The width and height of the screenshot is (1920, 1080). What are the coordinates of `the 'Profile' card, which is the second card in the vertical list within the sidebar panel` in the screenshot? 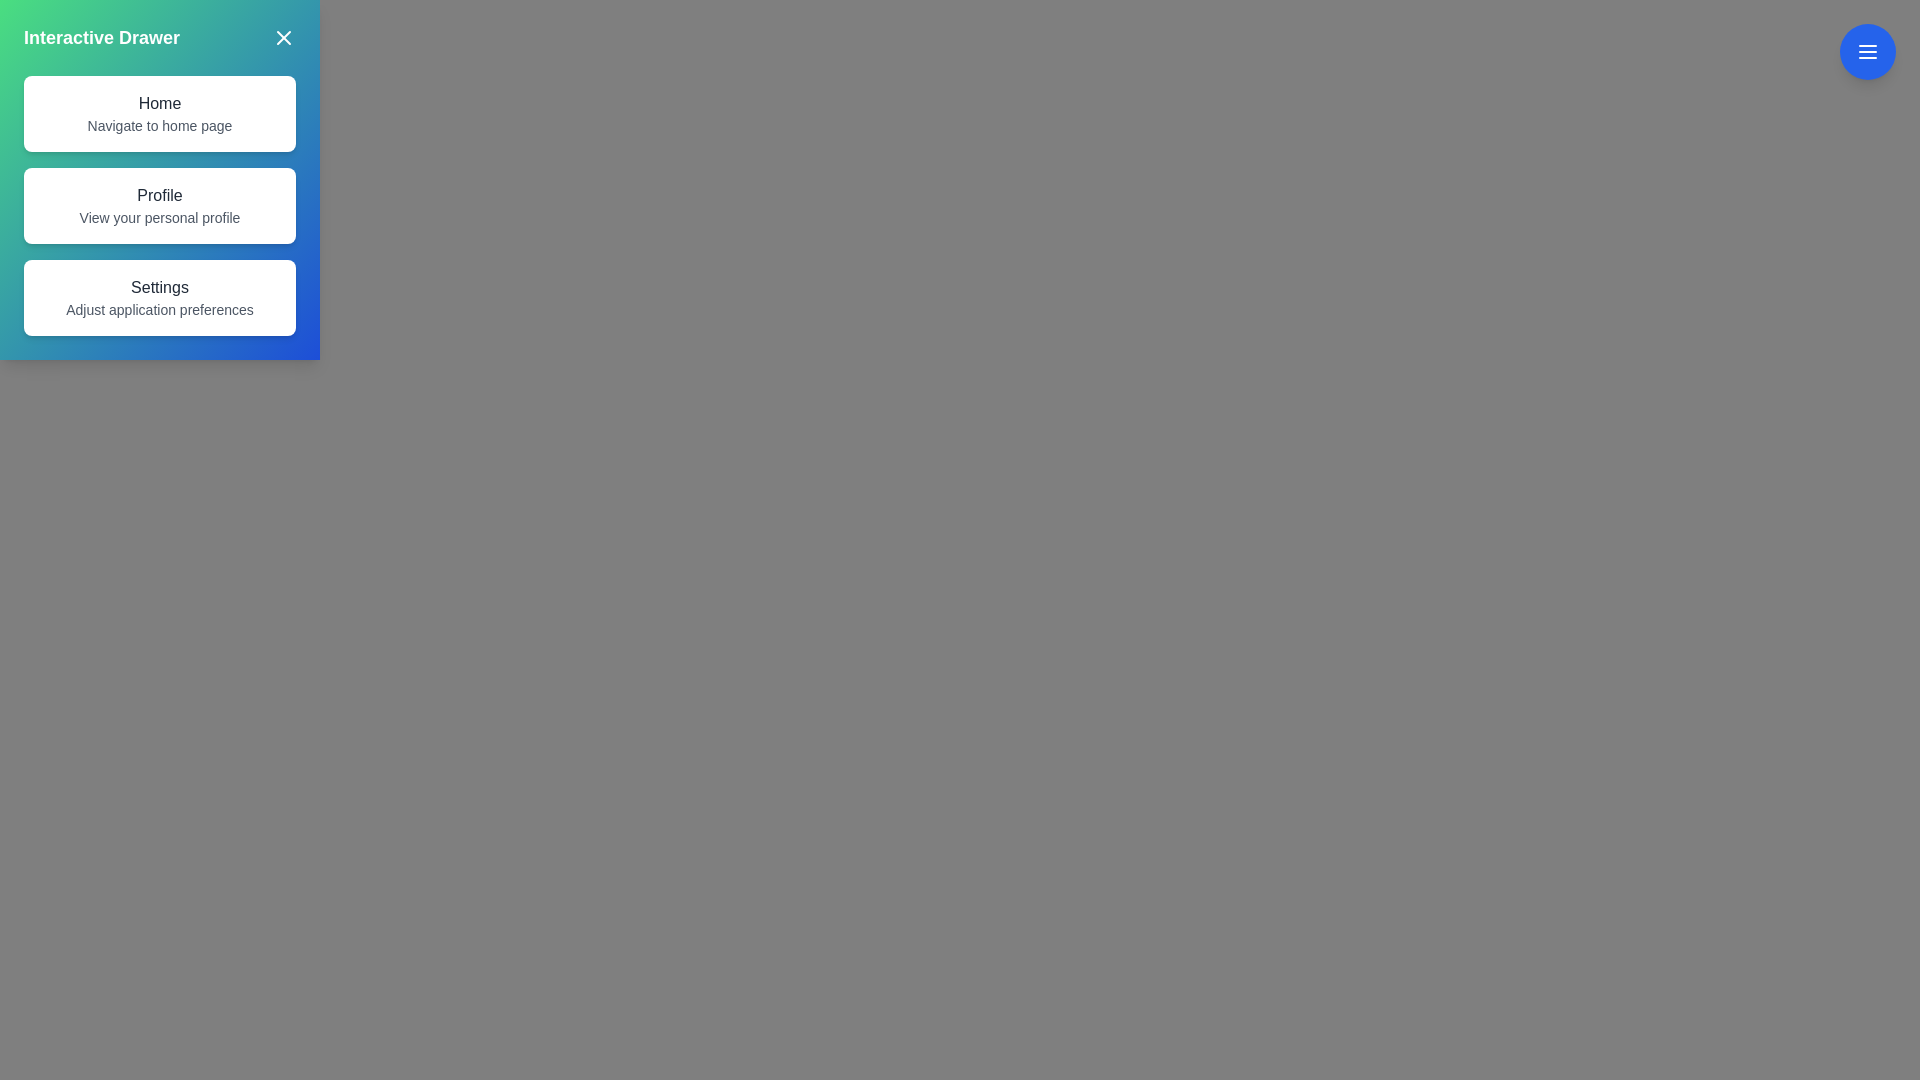 It's located at (158, 205).